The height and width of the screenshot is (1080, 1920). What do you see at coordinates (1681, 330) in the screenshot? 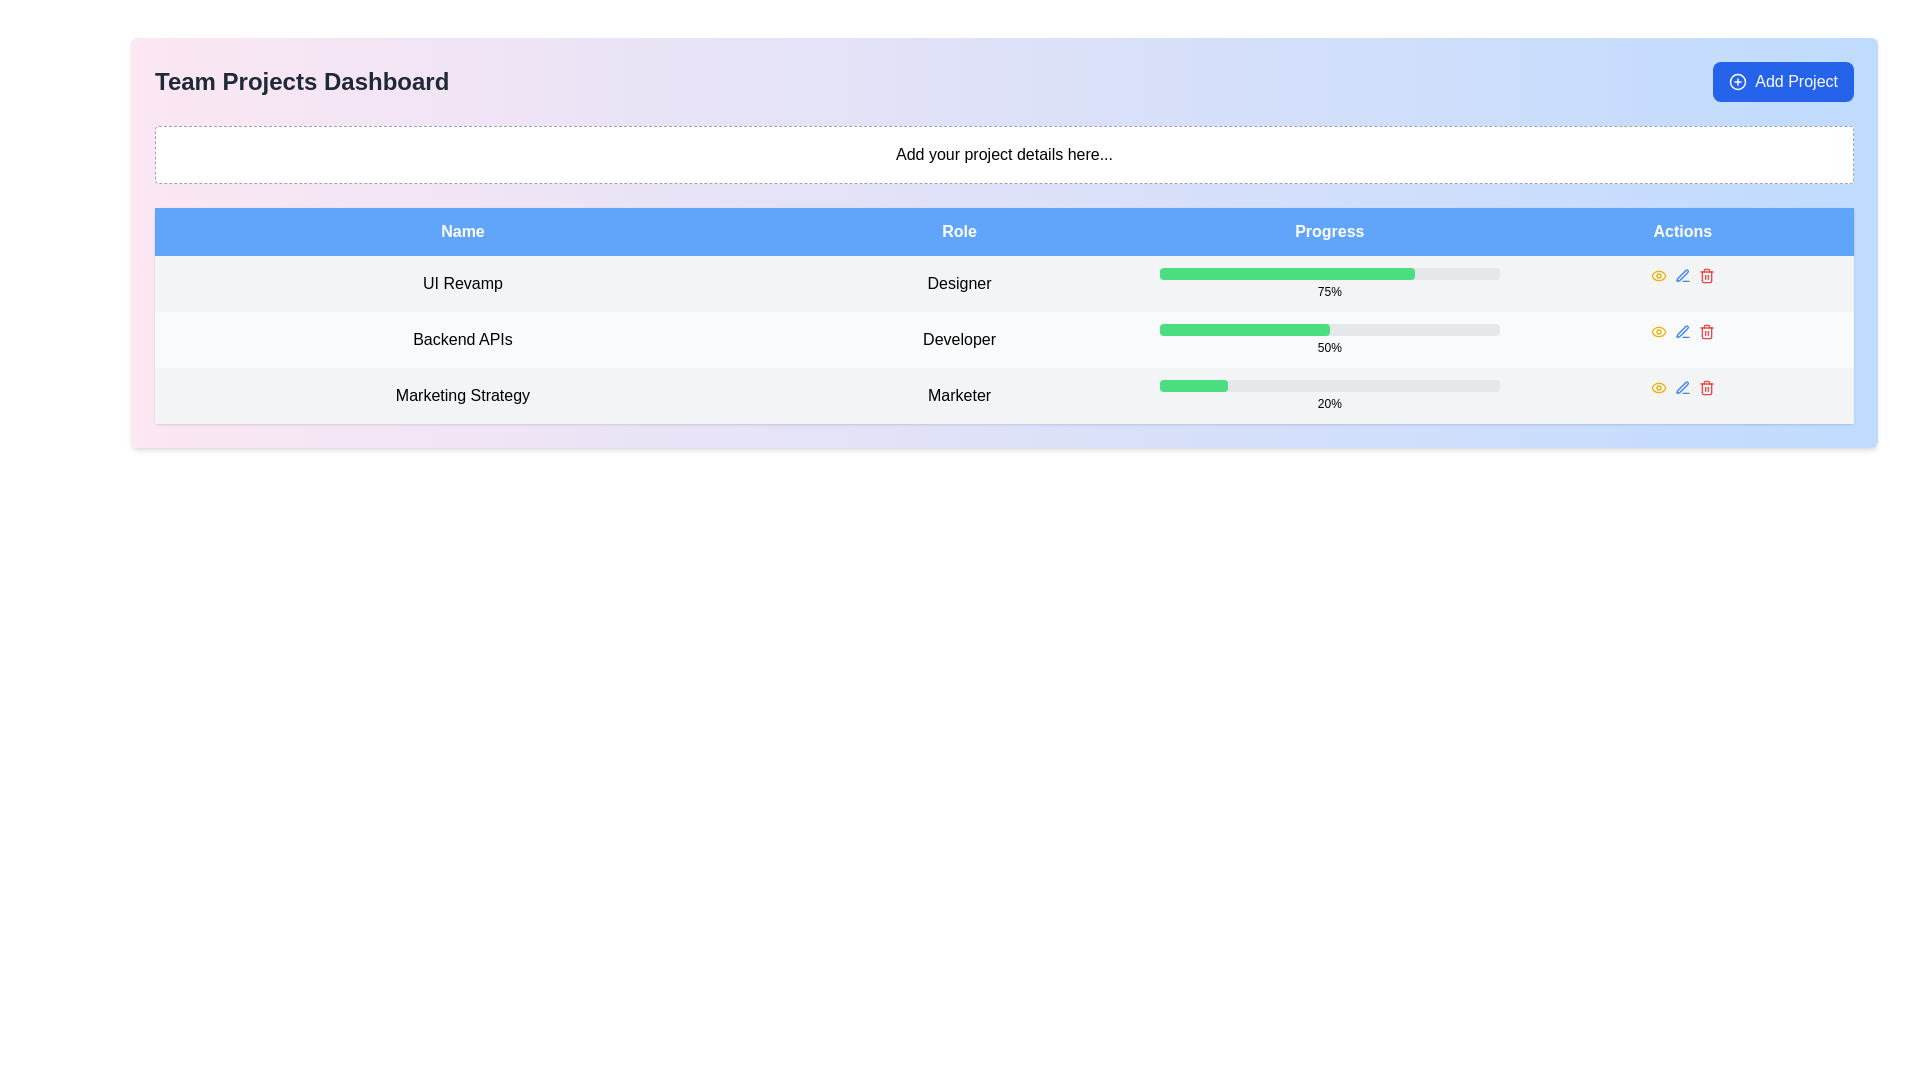
I see `the edit icon button located in the 'Actions' column of the second row in the data table to initiate an edit action` at bounding box center [1681, 330].